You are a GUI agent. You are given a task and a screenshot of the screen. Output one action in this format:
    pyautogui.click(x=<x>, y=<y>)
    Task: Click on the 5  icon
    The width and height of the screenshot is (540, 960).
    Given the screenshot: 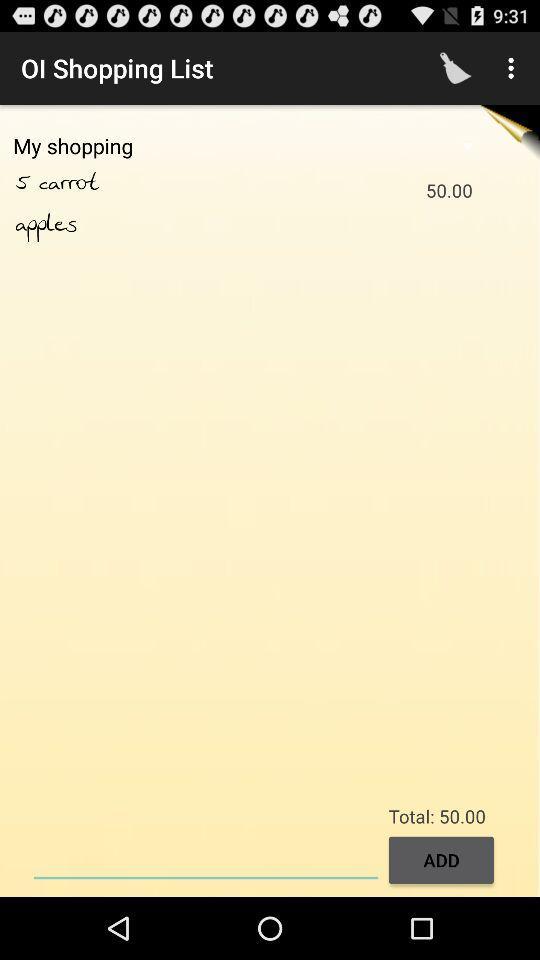 What is the action you would take?
    pyautogui.click(x=26, y=183)
    